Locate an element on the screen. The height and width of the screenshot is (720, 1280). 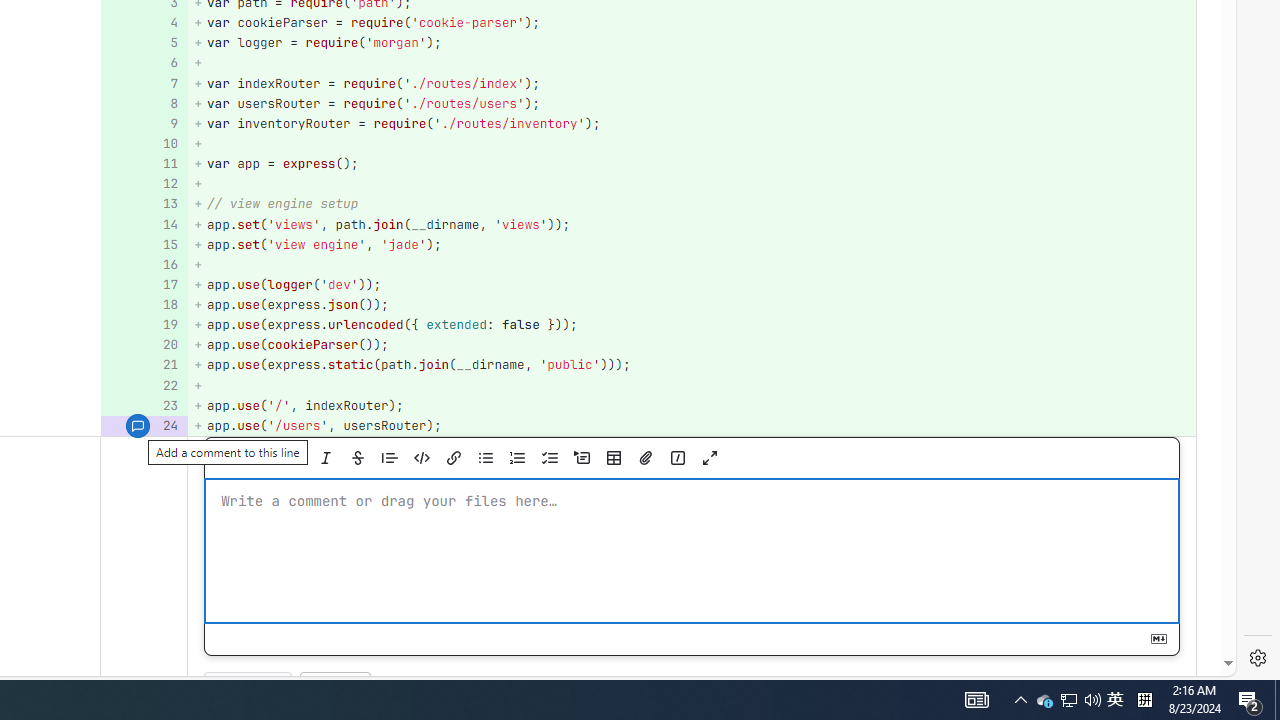
'22' is located at coordinates (141, 385).